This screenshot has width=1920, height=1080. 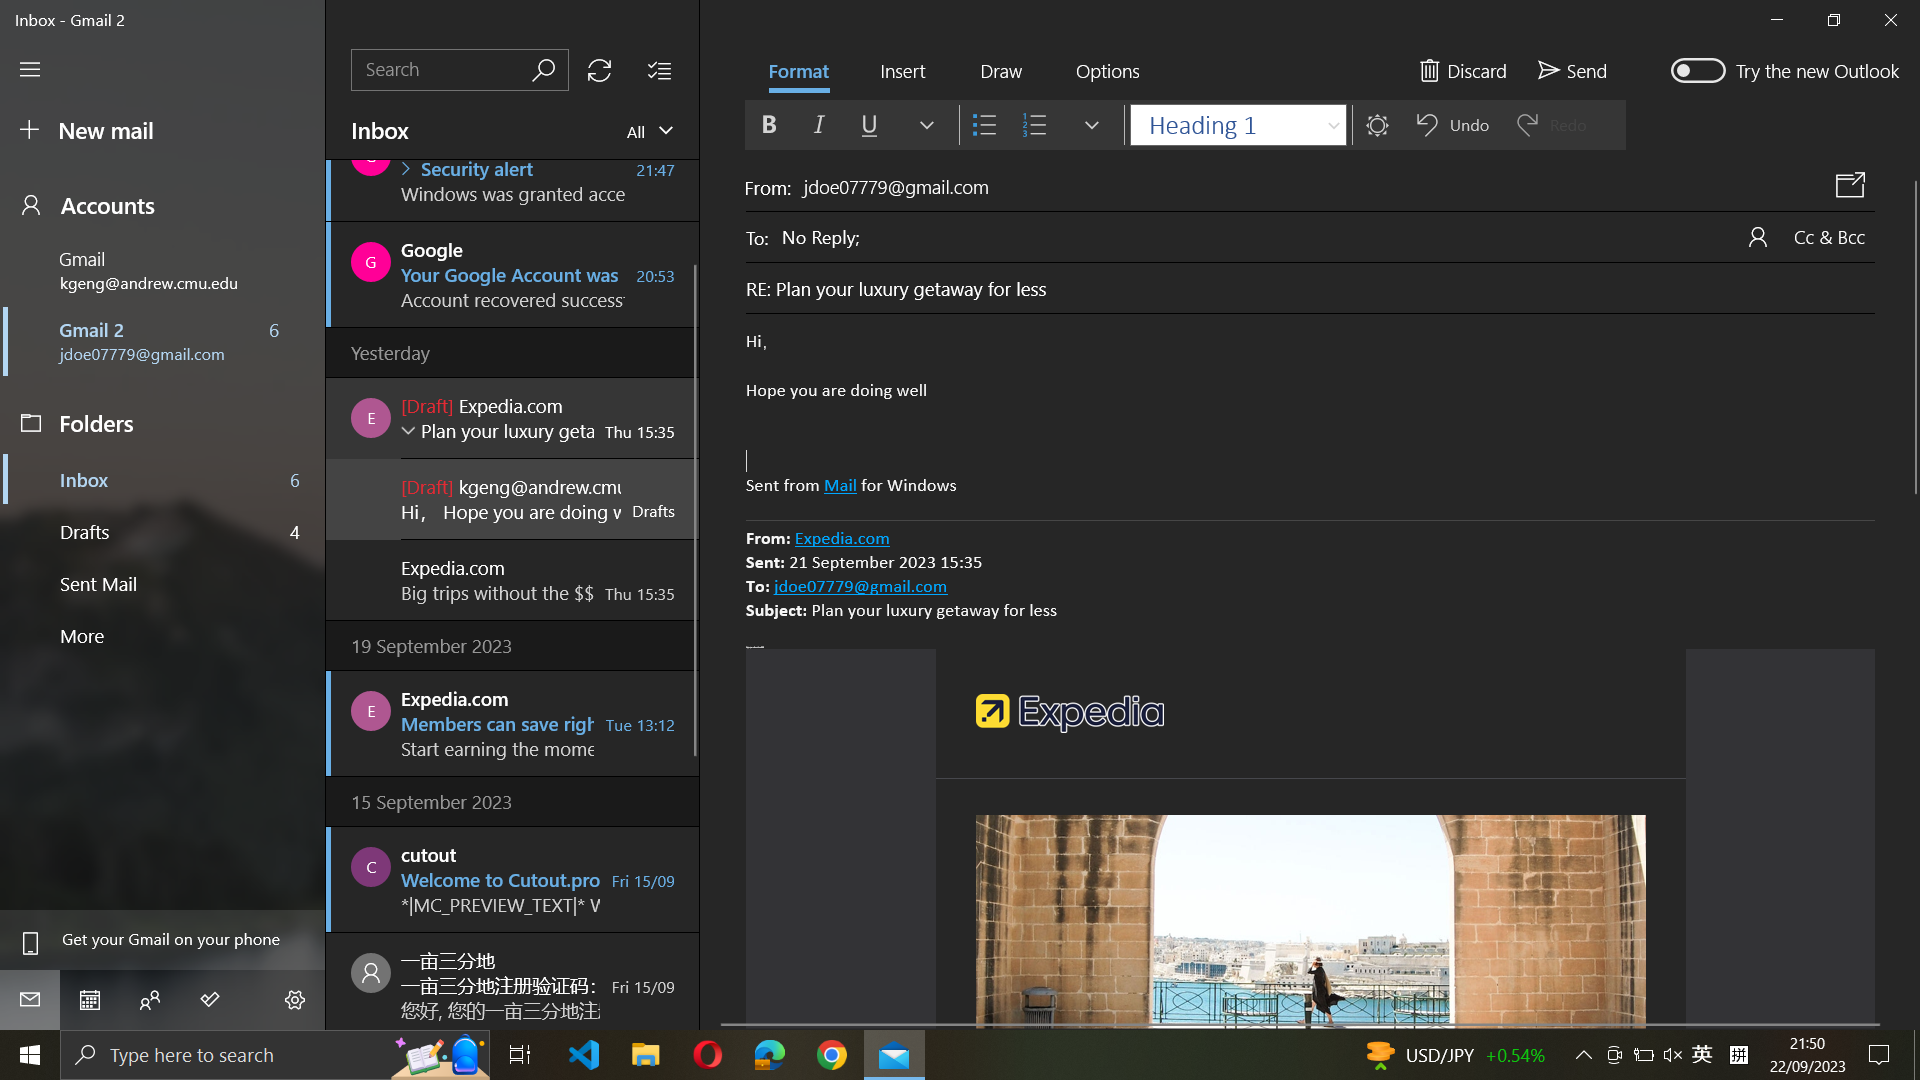 I want to click on Highlight all the text in the email and underline it, so click(x=1310, y=414).